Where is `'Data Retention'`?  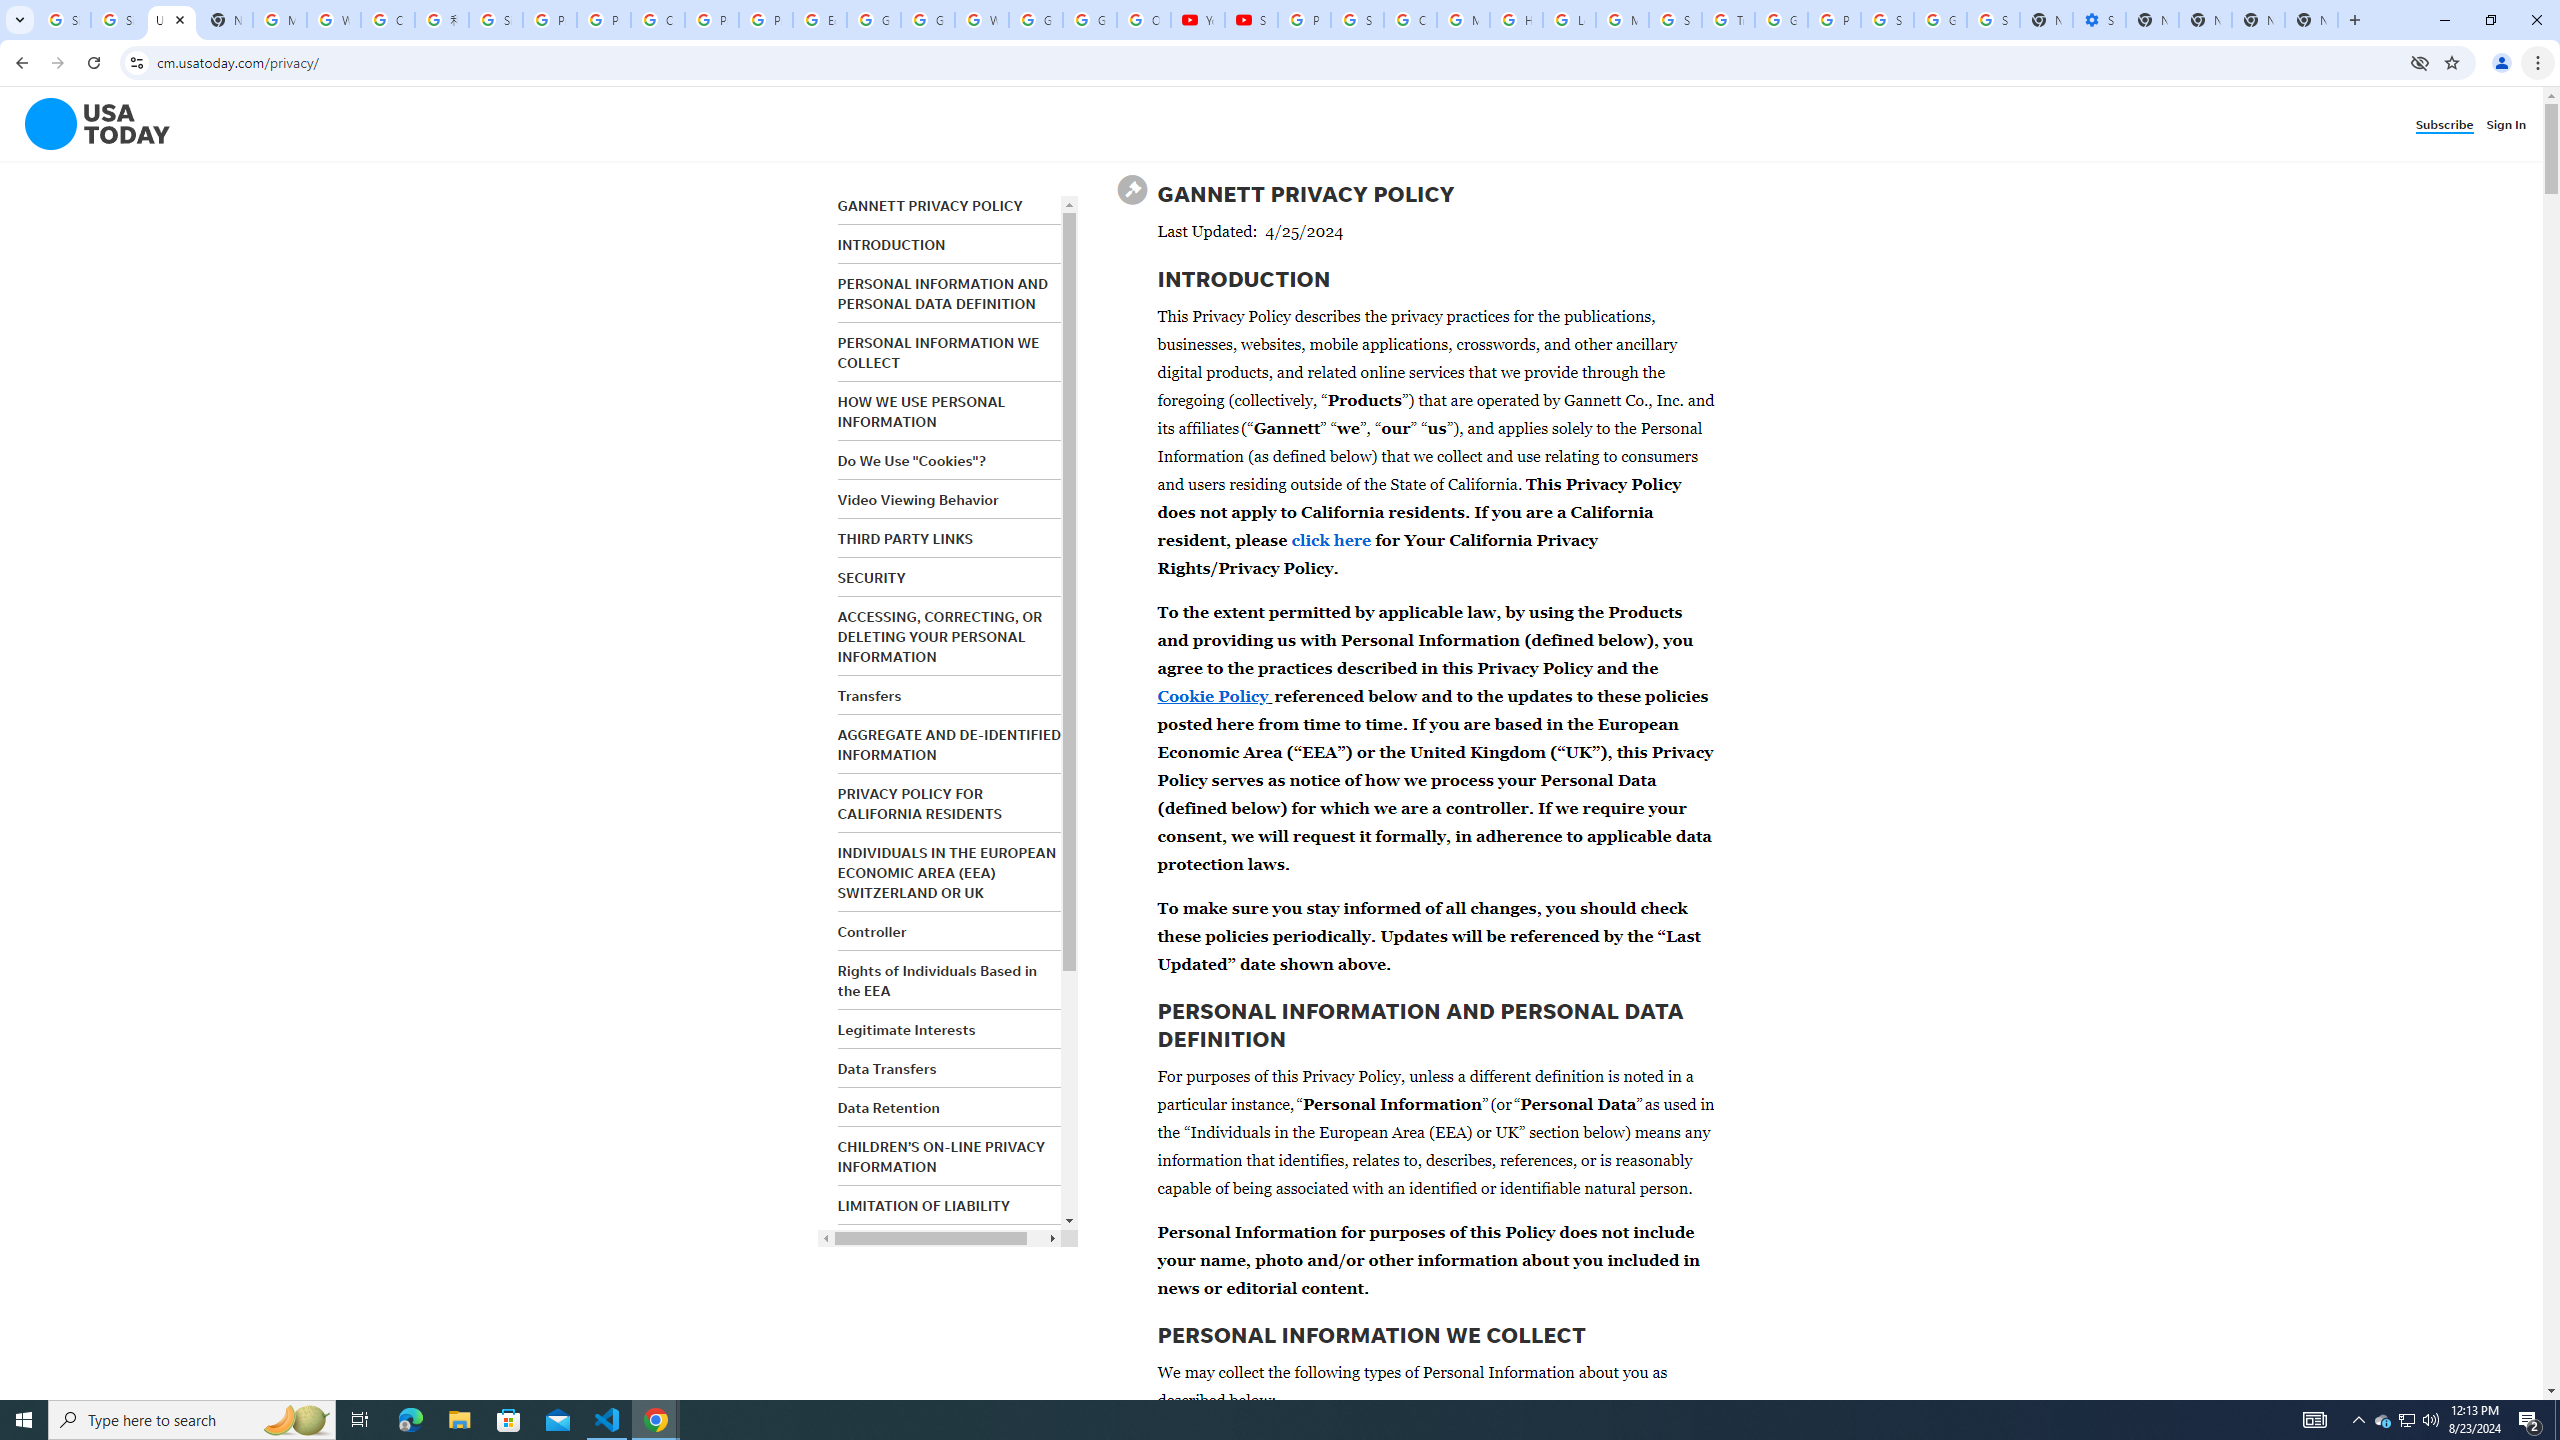 'Data Retention' is located at coordinates (888, 1107).